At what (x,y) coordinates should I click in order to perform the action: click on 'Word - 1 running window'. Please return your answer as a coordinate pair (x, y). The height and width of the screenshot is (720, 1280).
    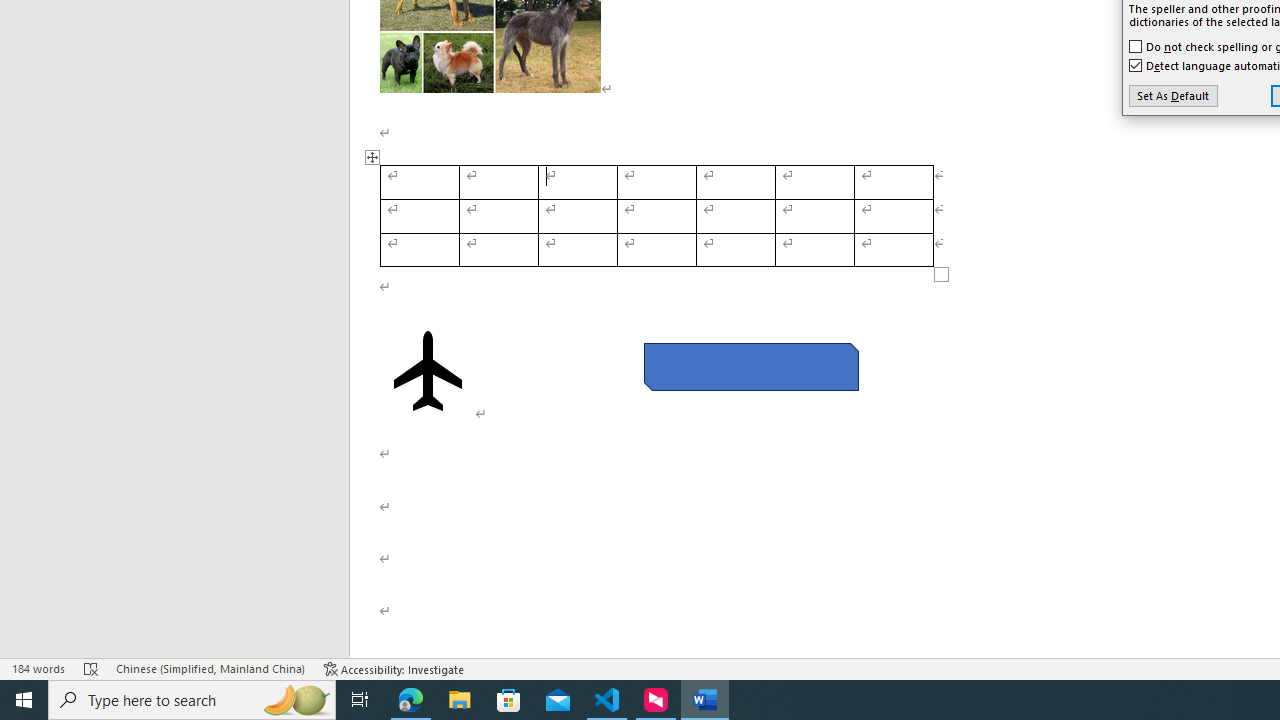
    Looking at the image, I should click on (705, 698).